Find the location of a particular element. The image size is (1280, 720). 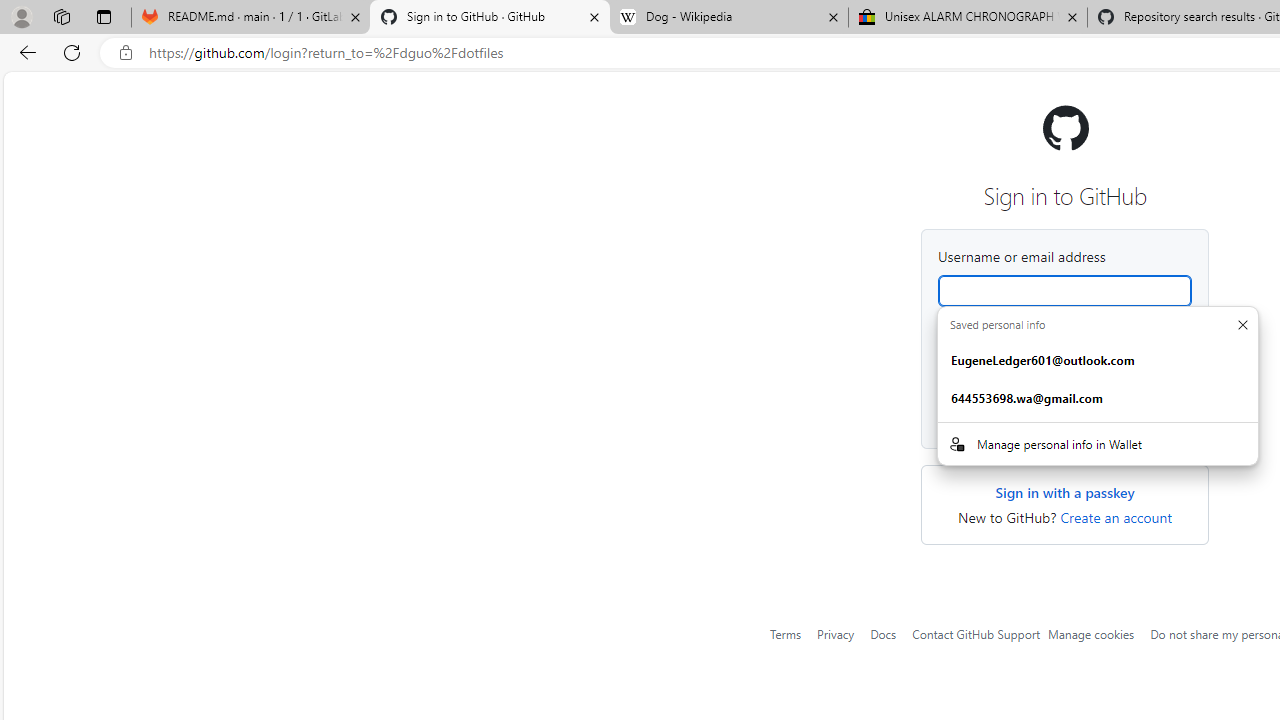

'EugeneLedger601@outlook.com. :Basic info suggestion.' is located at coordinates (1097, 361).